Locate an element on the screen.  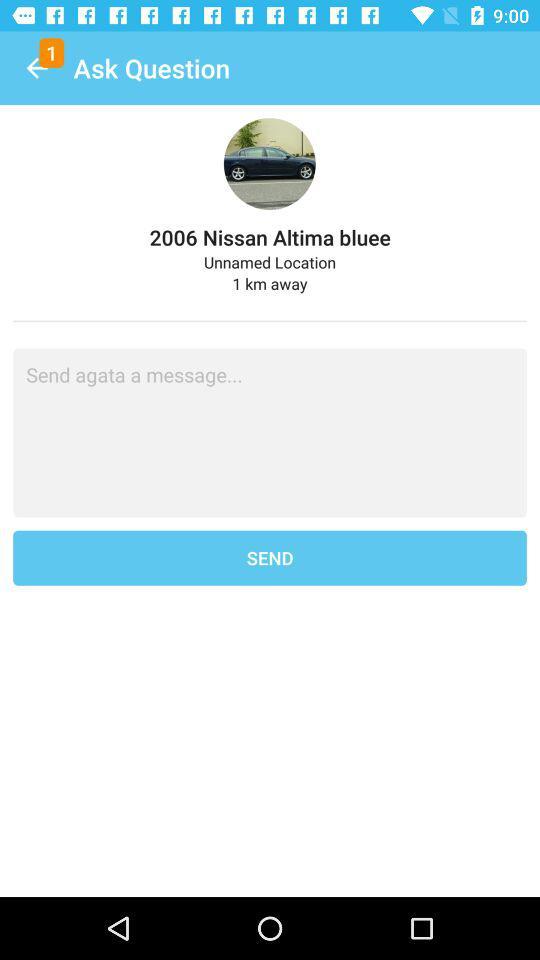
message is located at coordinates (270, 432).